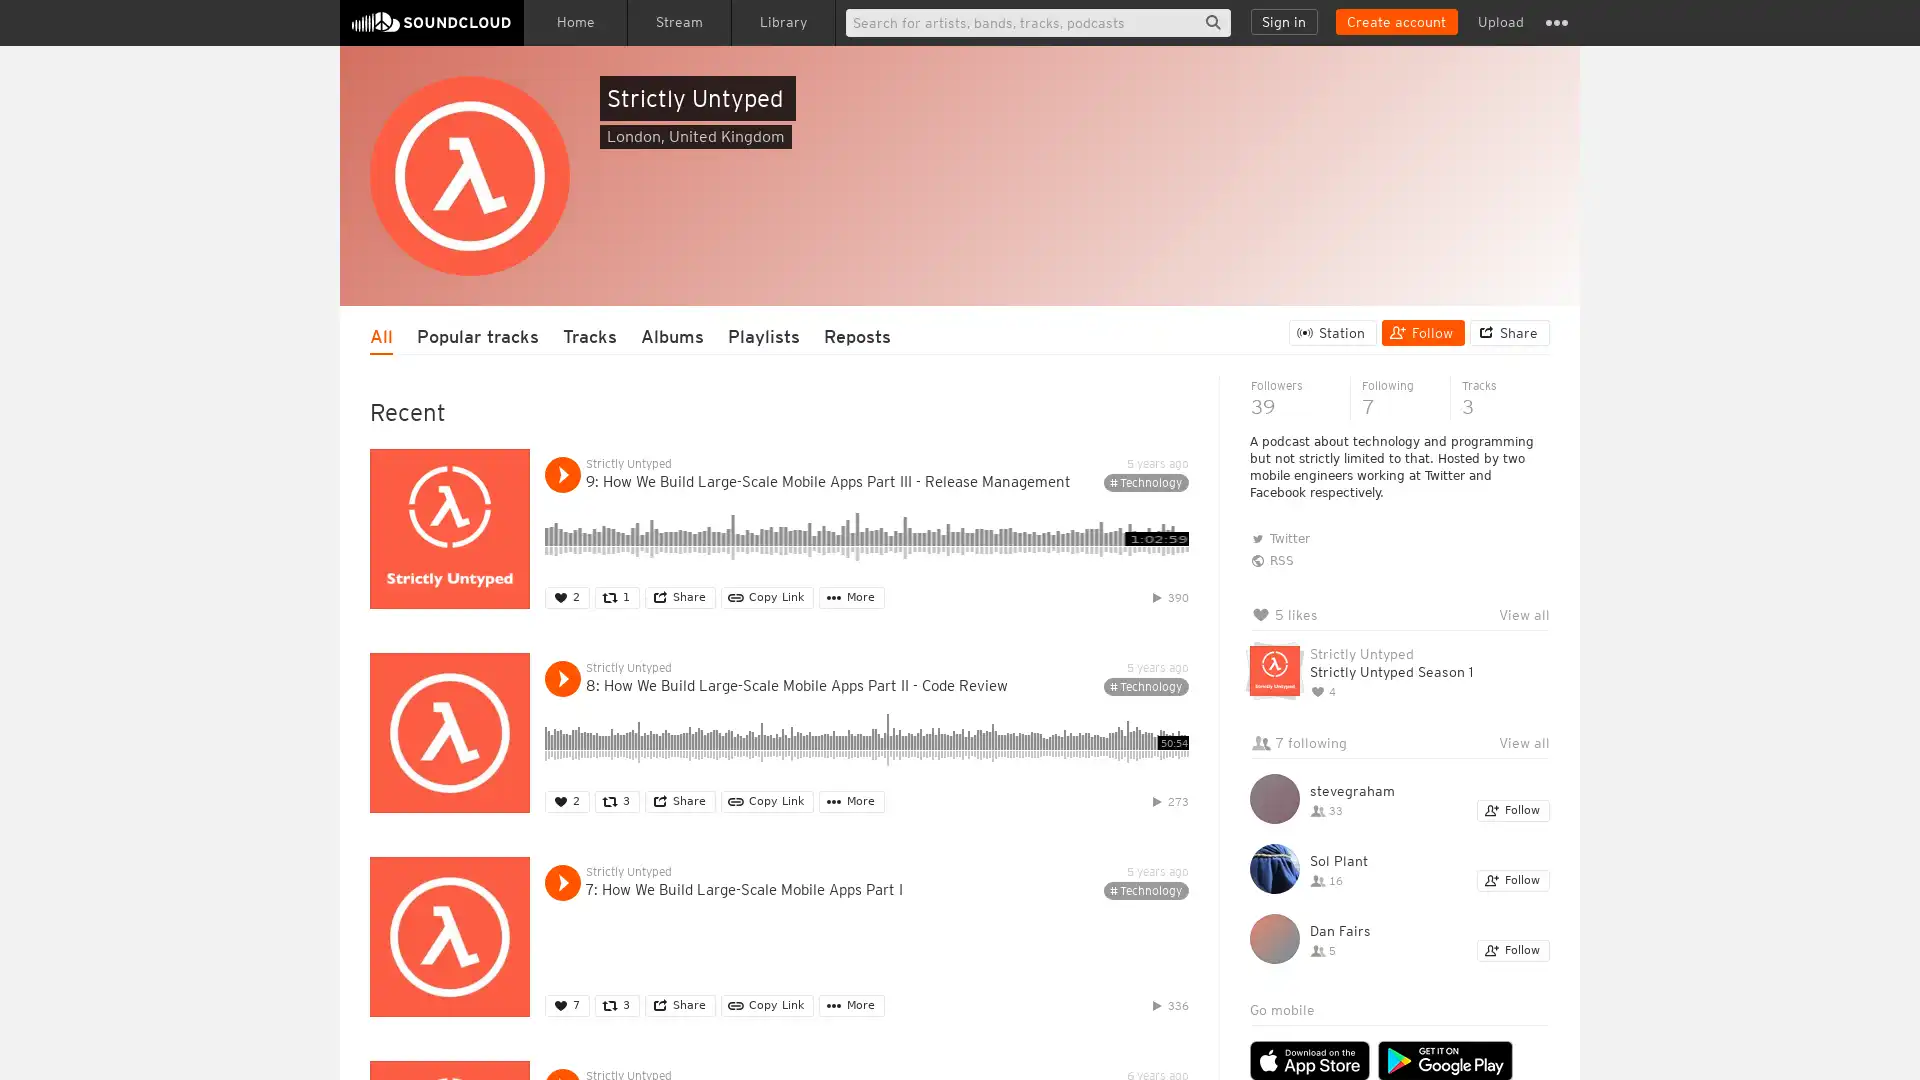 The image size is (1920, 1080). What do you see at coordinates (1395, 22) in the screenshot?
I see `Create a SoundCloud account` at bounding box center [1395, 22].